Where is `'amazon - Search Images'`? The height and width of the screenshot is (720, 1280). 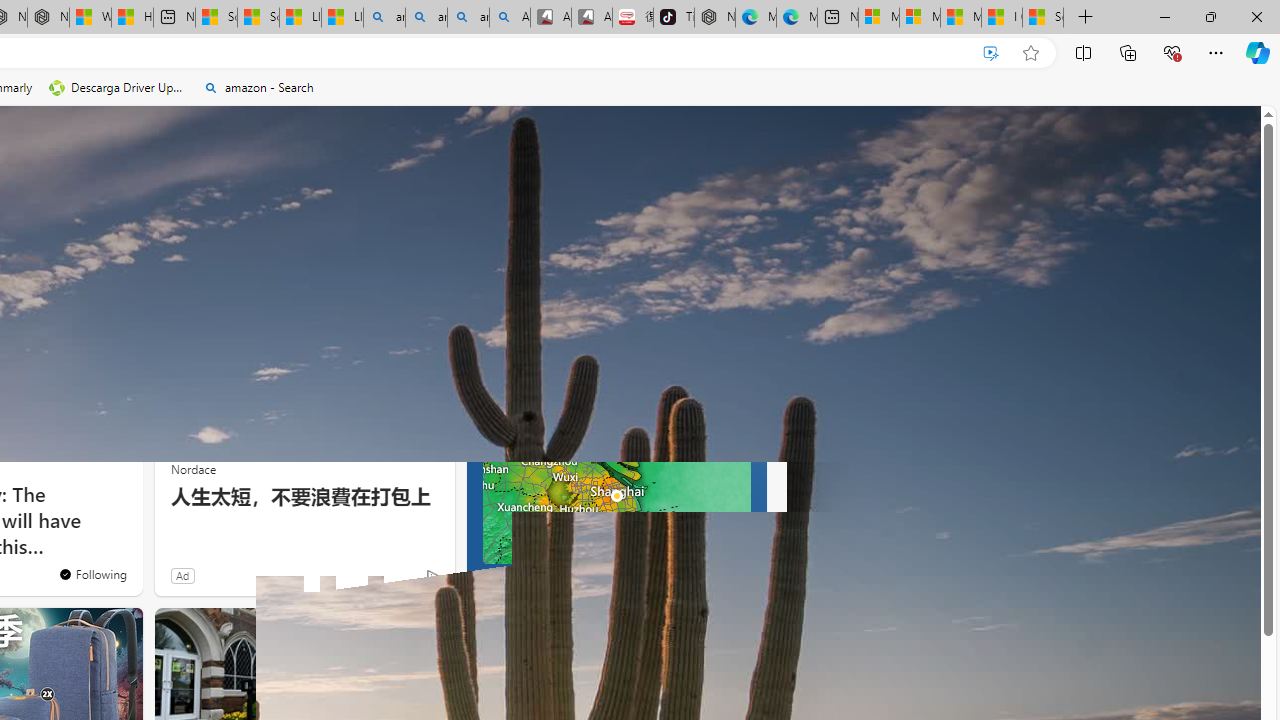
'amazon - Search Images' is located at coordinates (467, 17).